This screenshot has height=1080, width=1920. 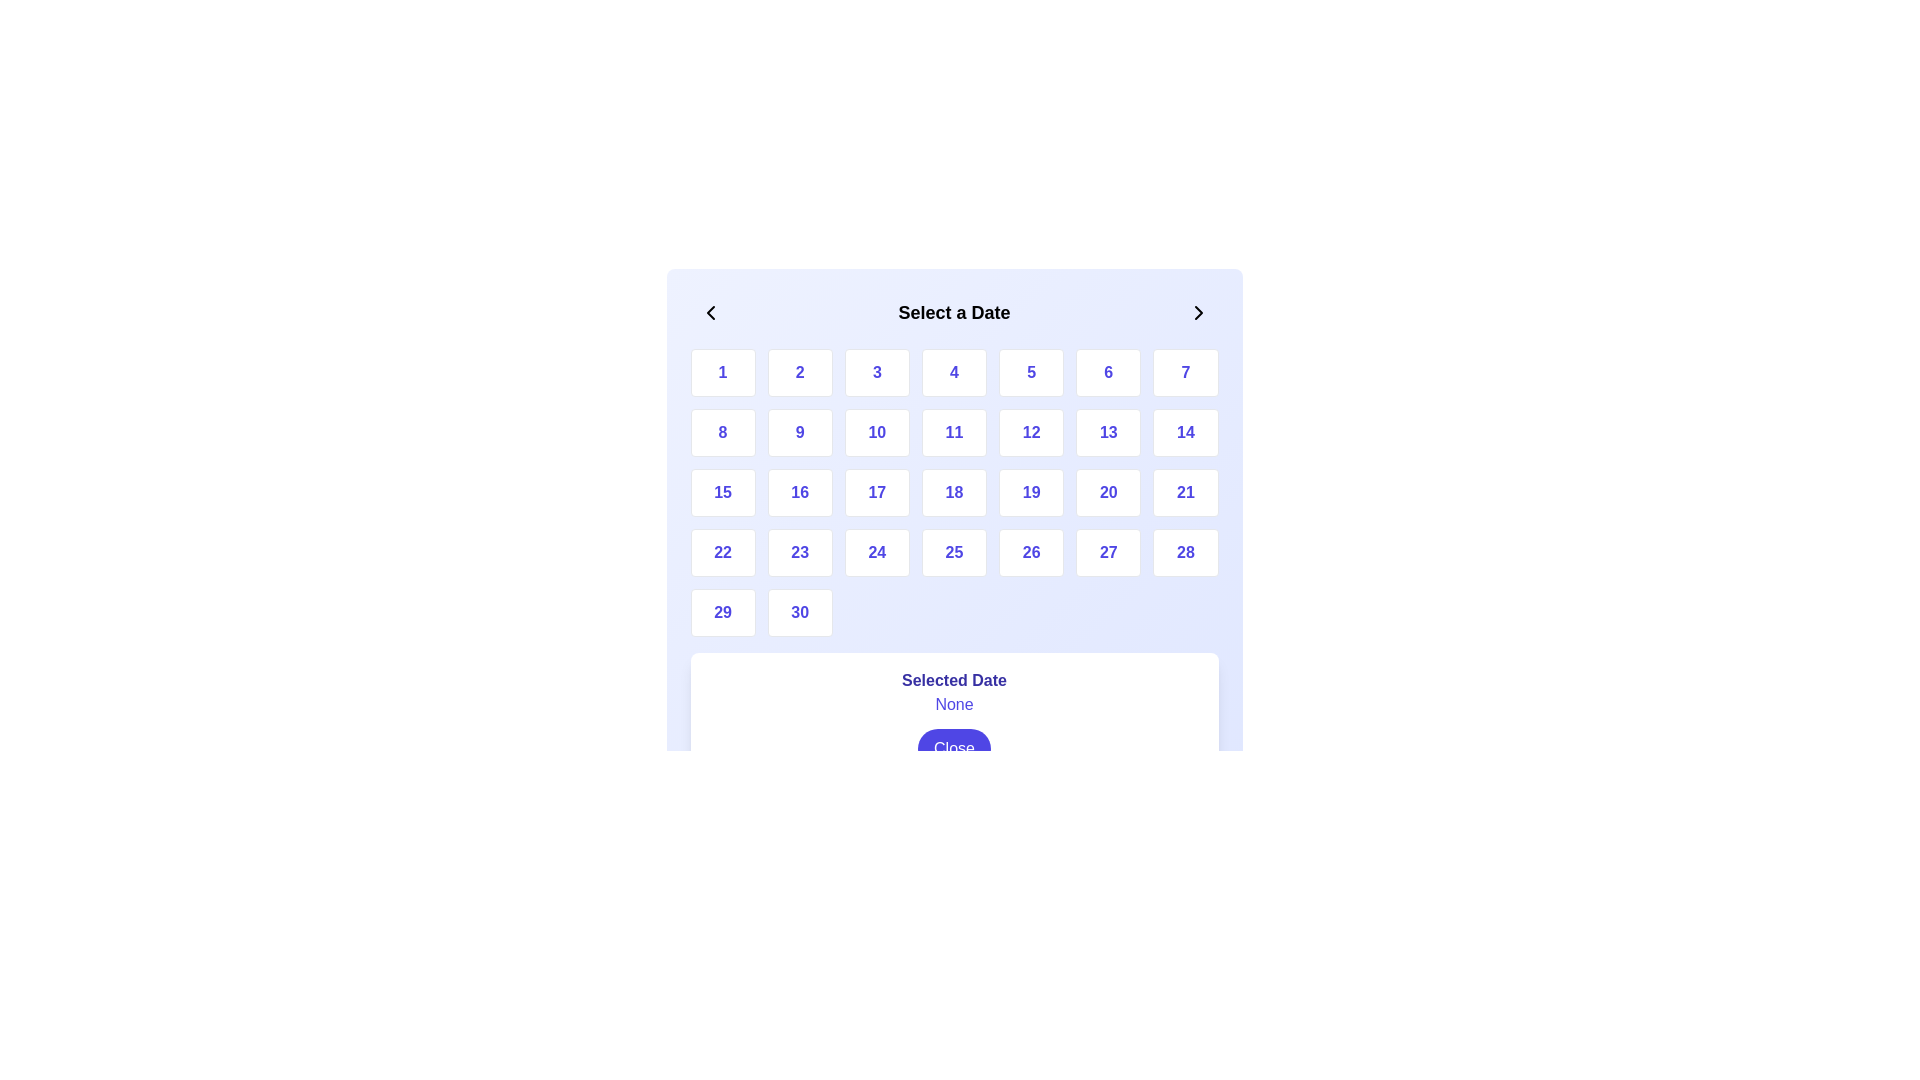 I want to click on the square white button with a blue number '4' centered on it, so click(x=953, y=373).